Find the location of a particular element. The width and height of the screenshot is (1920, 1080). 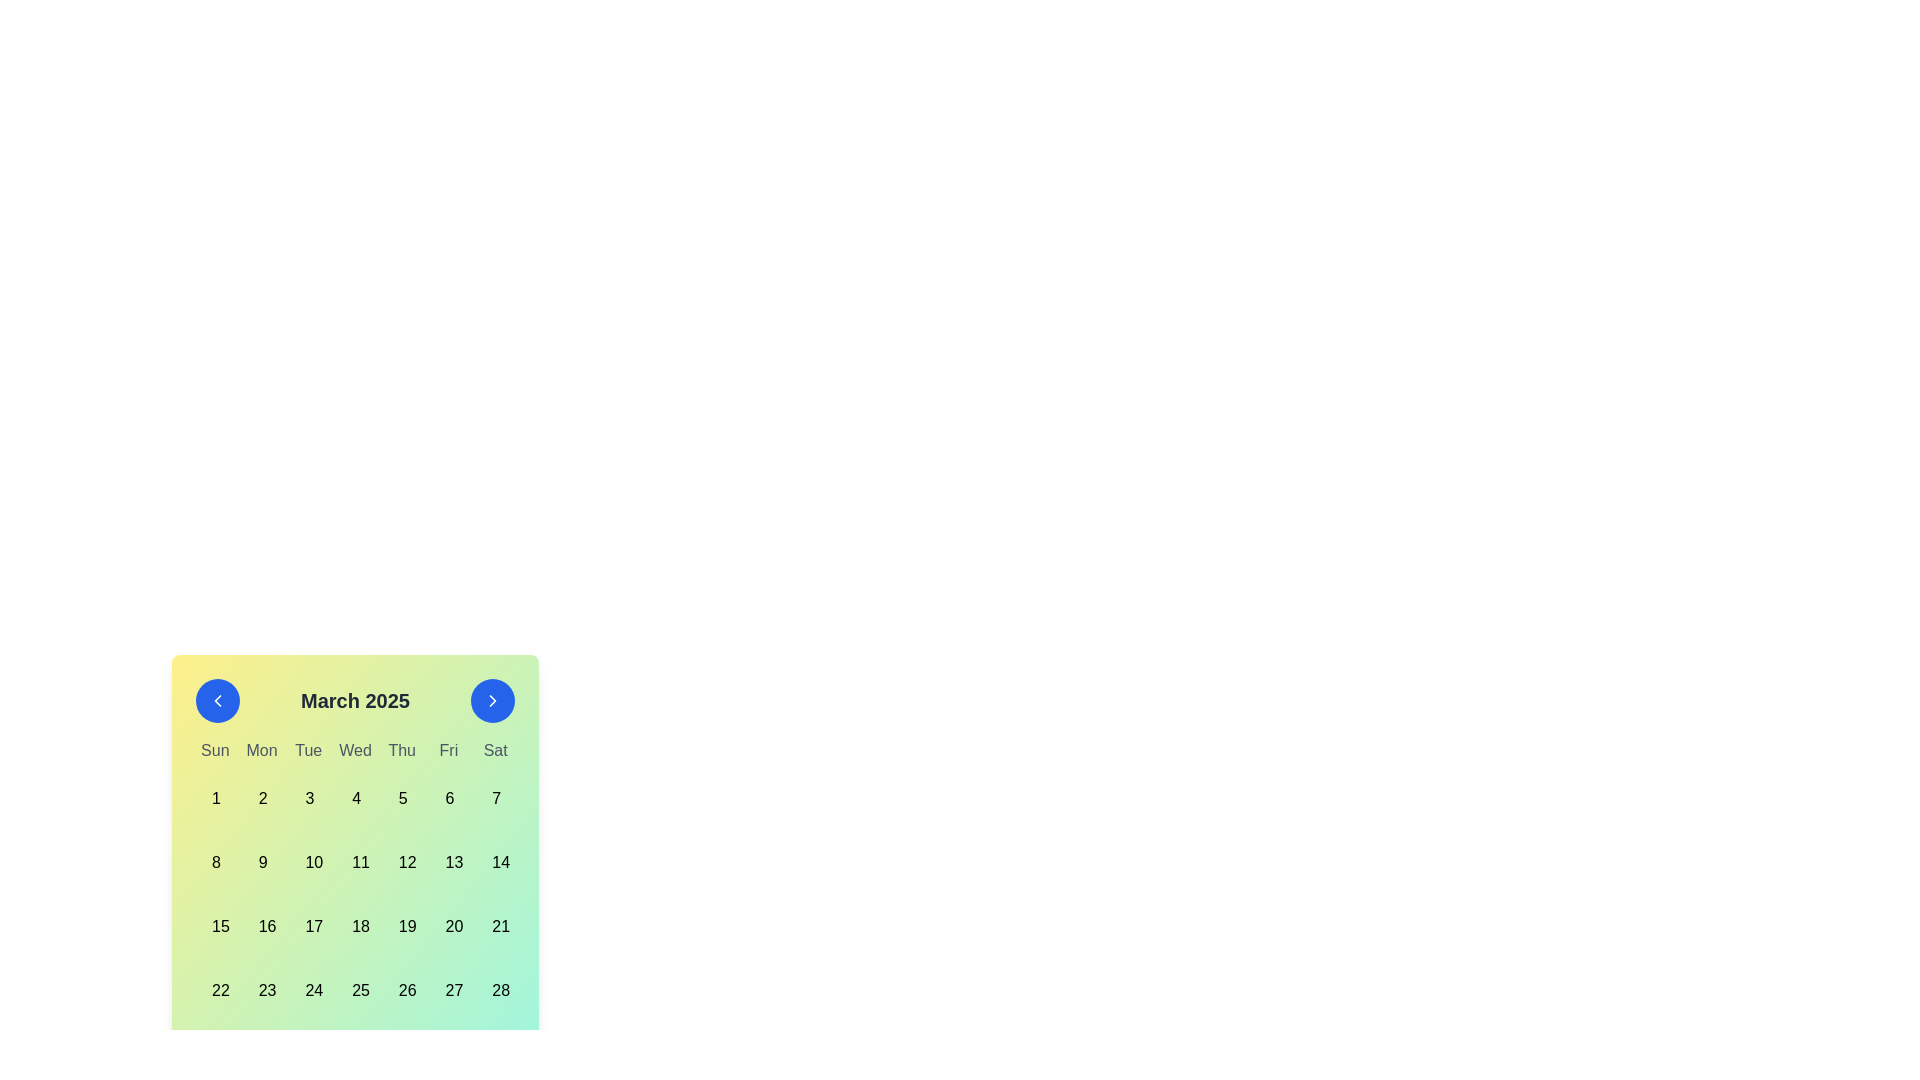

the clickable calendar day box displaying the number '12' in black text, located in the third row and fifth column of the calendar grid is located at coordinates (401, 862).